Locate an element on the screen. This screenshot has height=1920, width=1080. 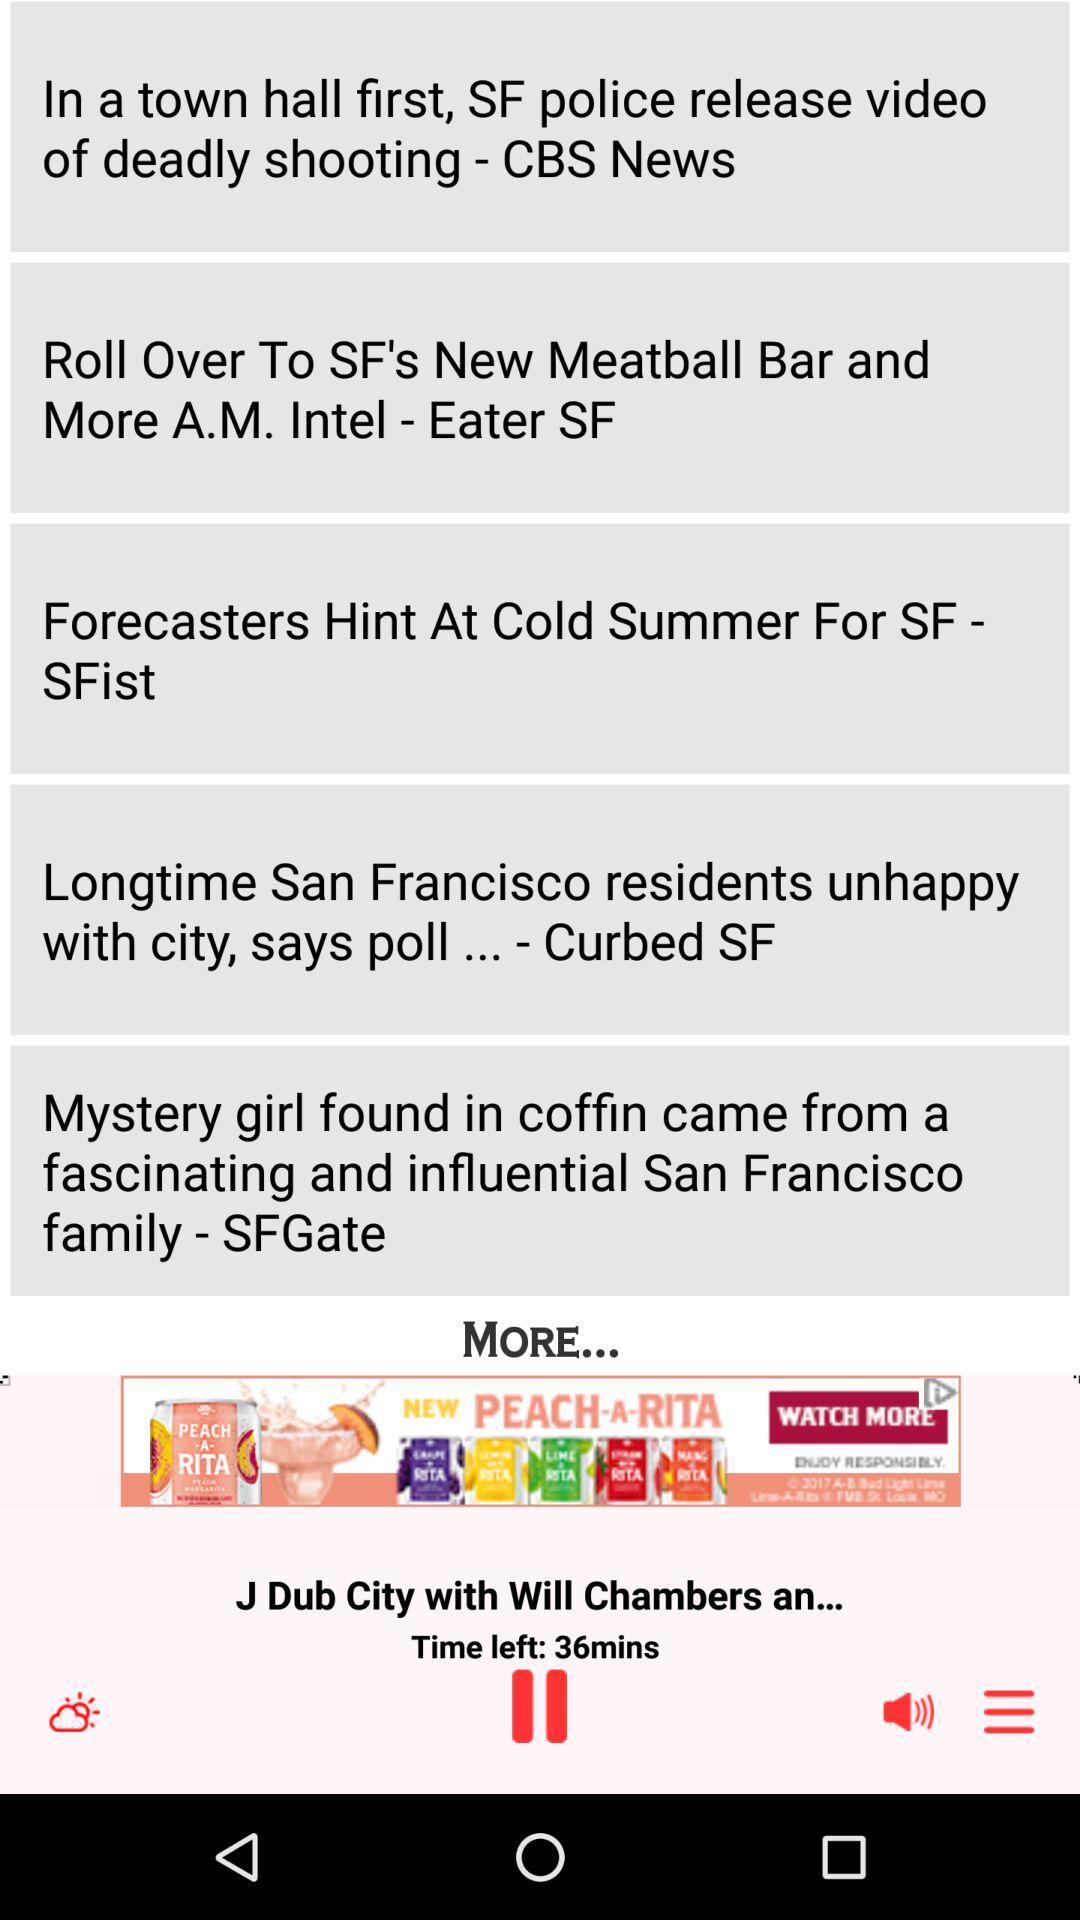
advertisement banner is located at coordinates (540, 1442).